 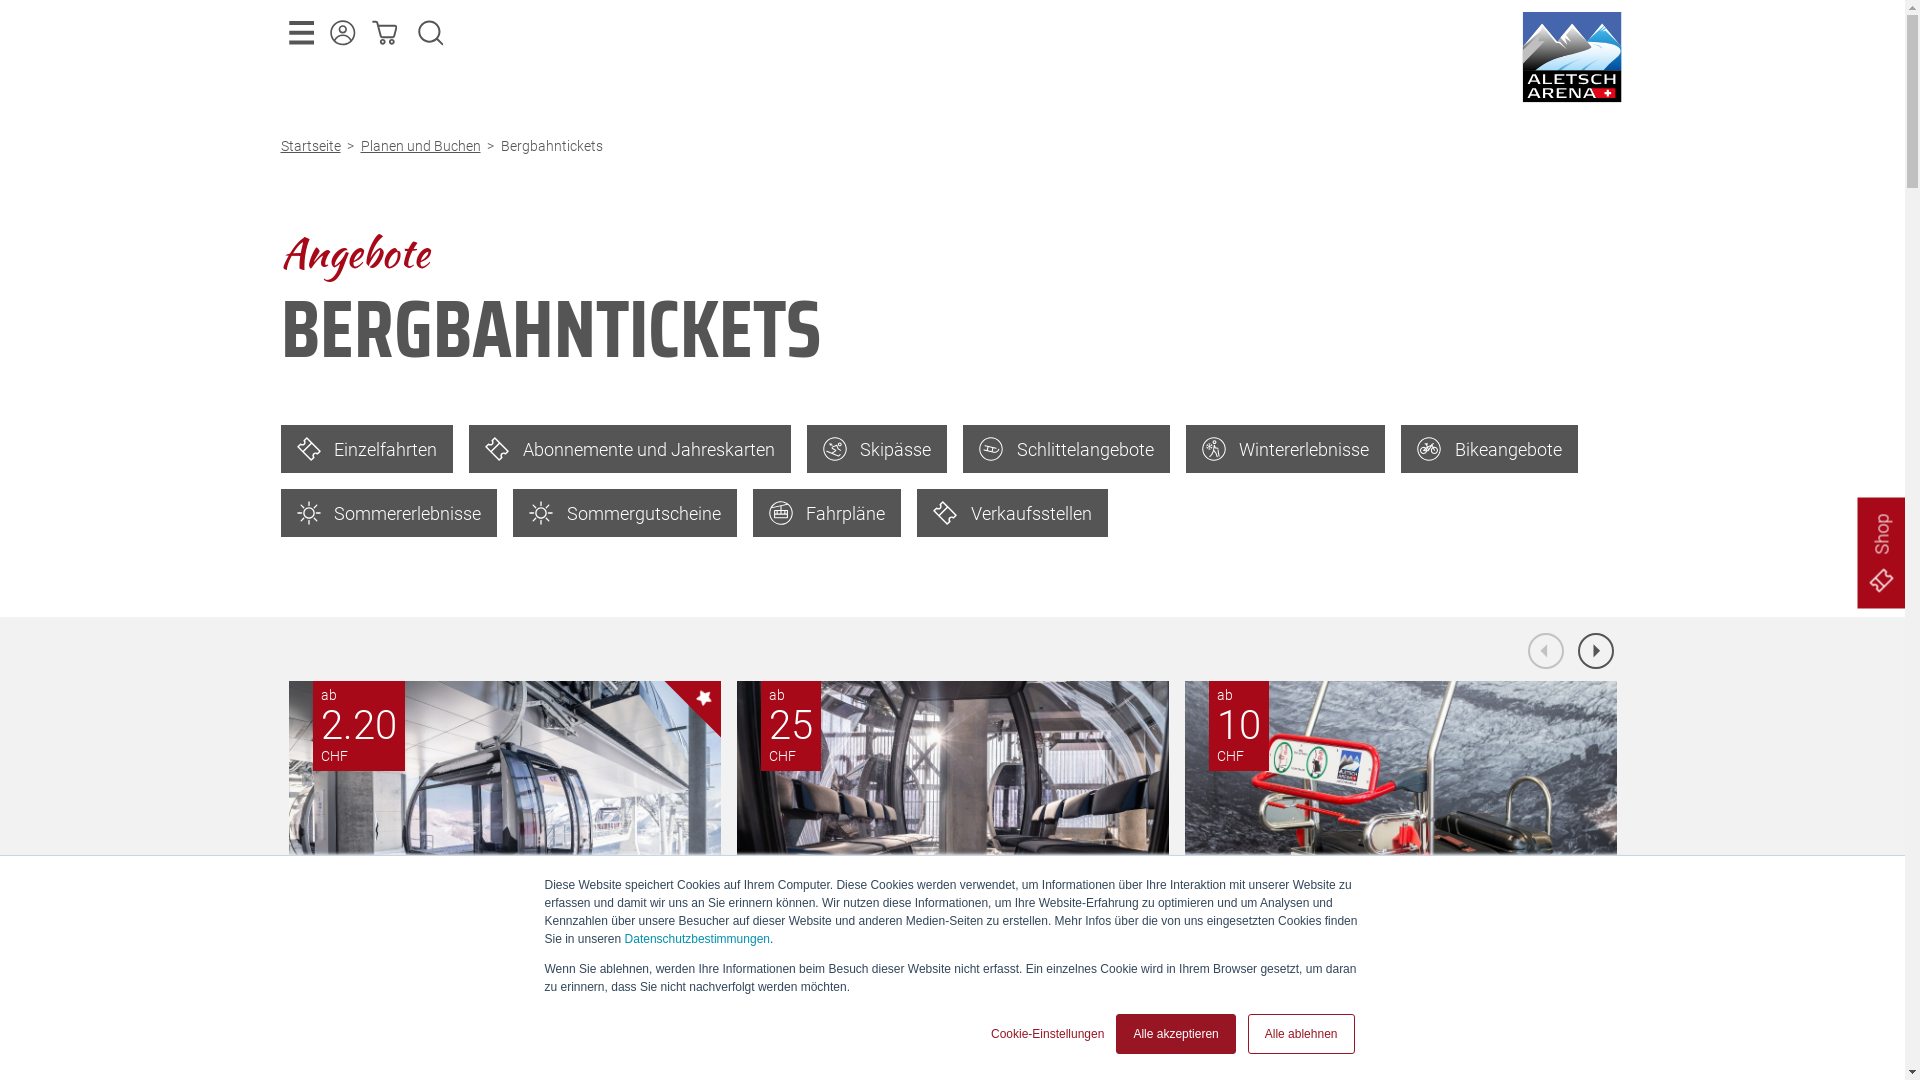 What do you see at coordinates (1012, 512) in the screenshot?
I see `'Verkaufsstellen'` at bounding box center [1012, 512].